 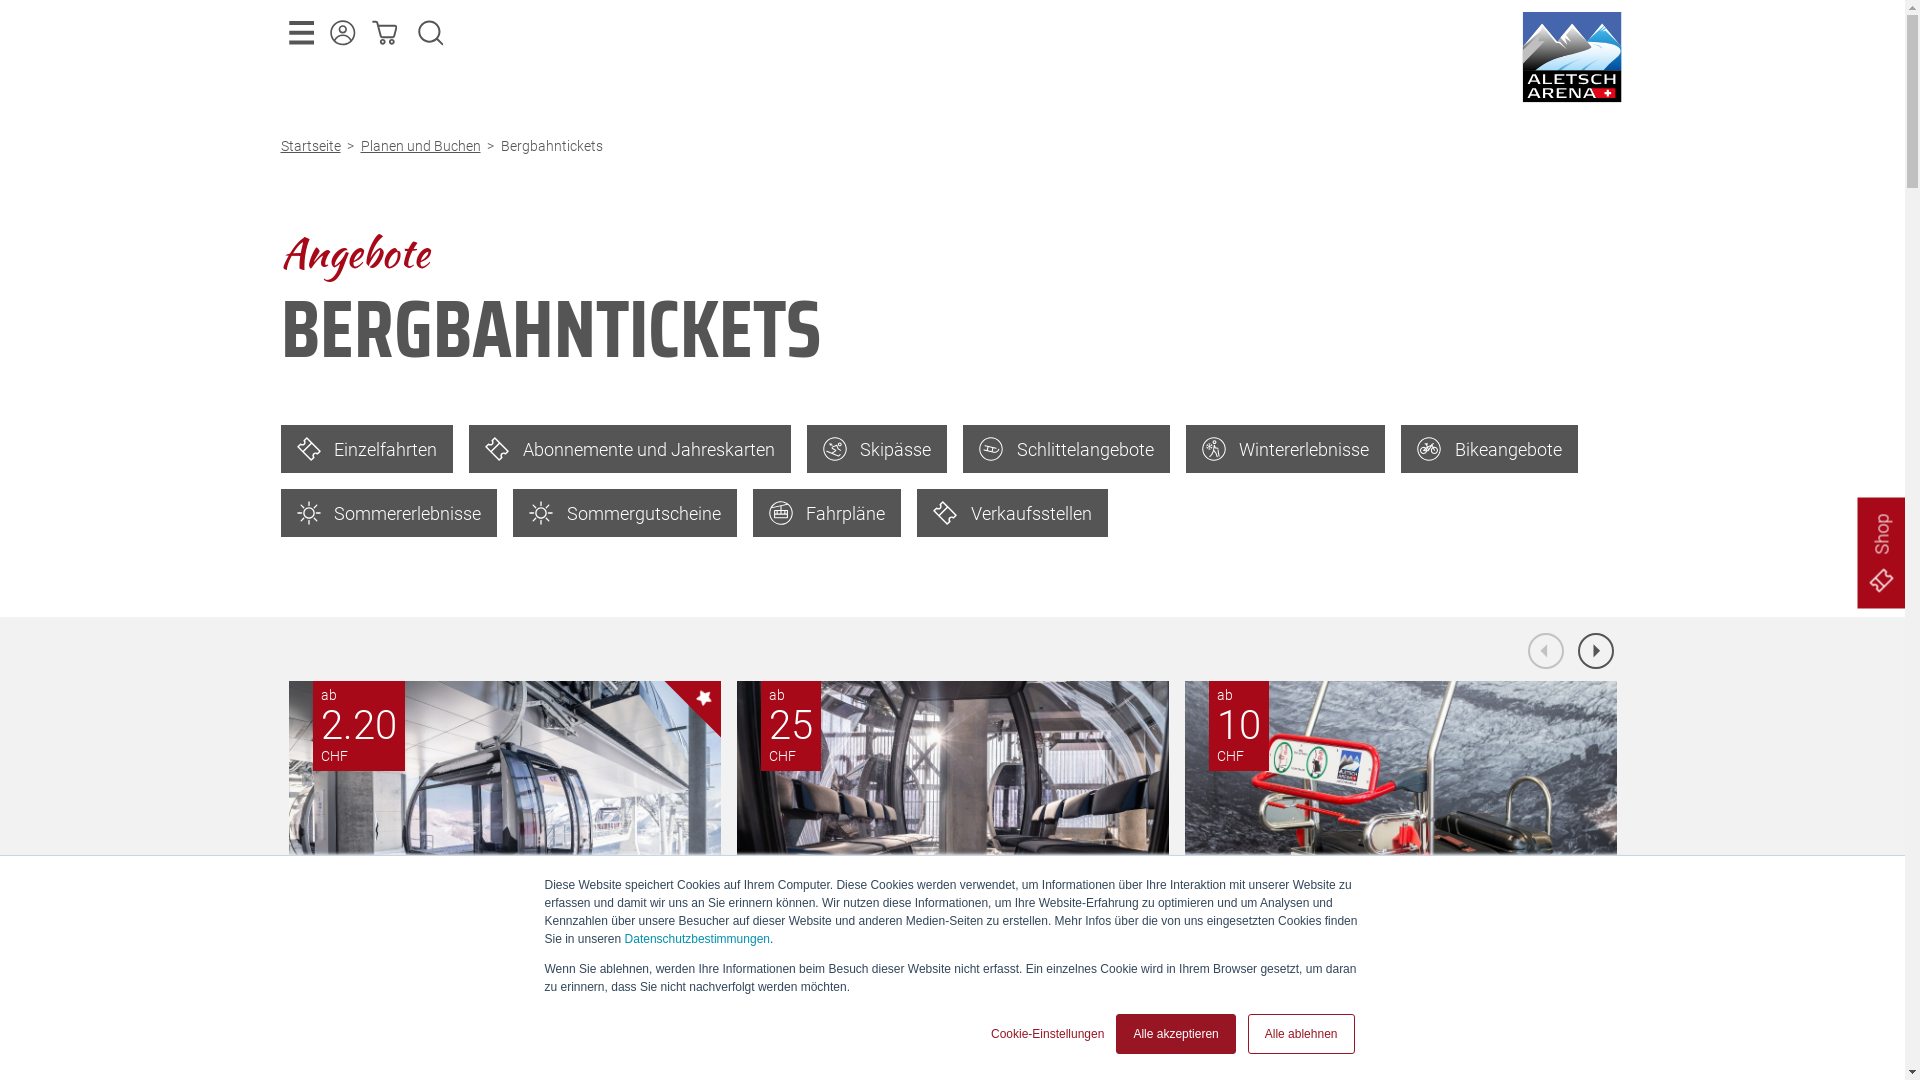 What do you see at coordinates (1012, 512) in the screenshot?
I see `'Verkaufsstellen'` at bounding box center [1012, 512].